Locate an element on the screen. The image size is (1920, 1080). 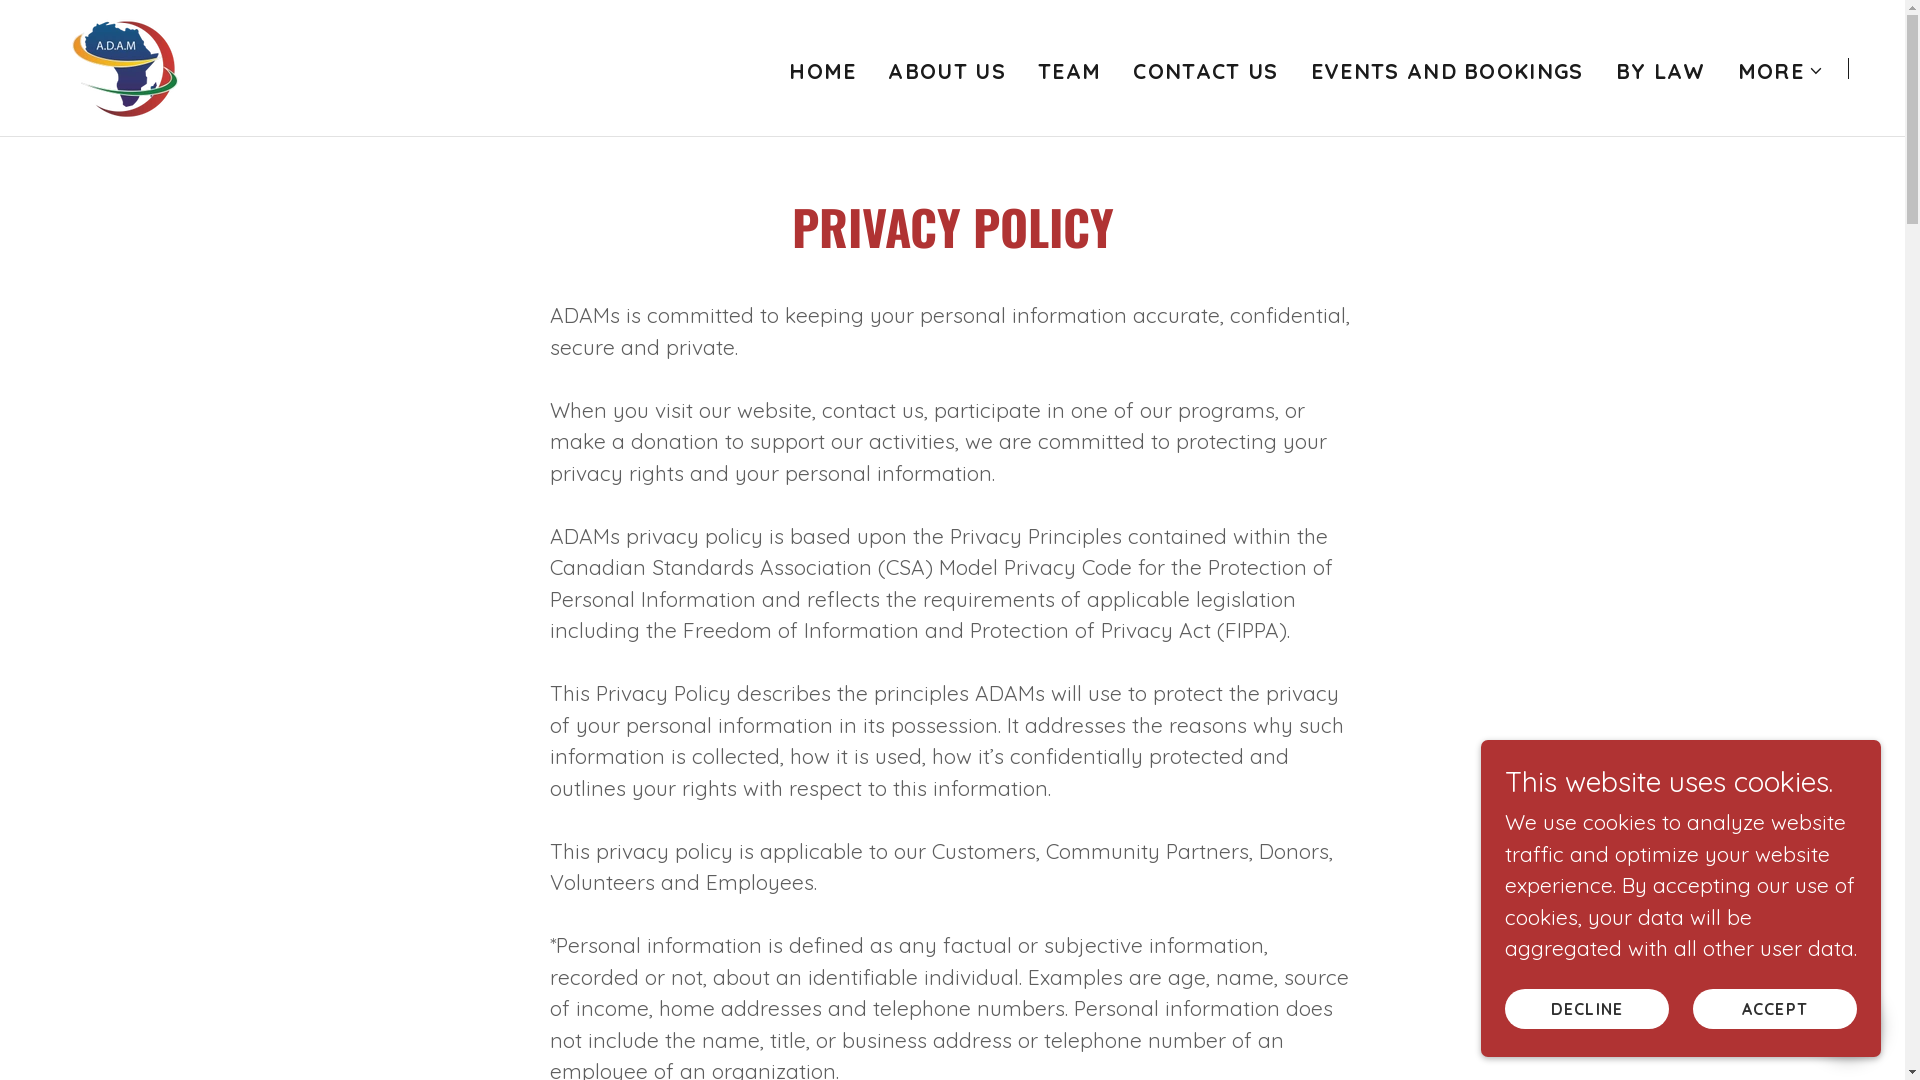
'MORE' is located at coordinates (1780, 68).